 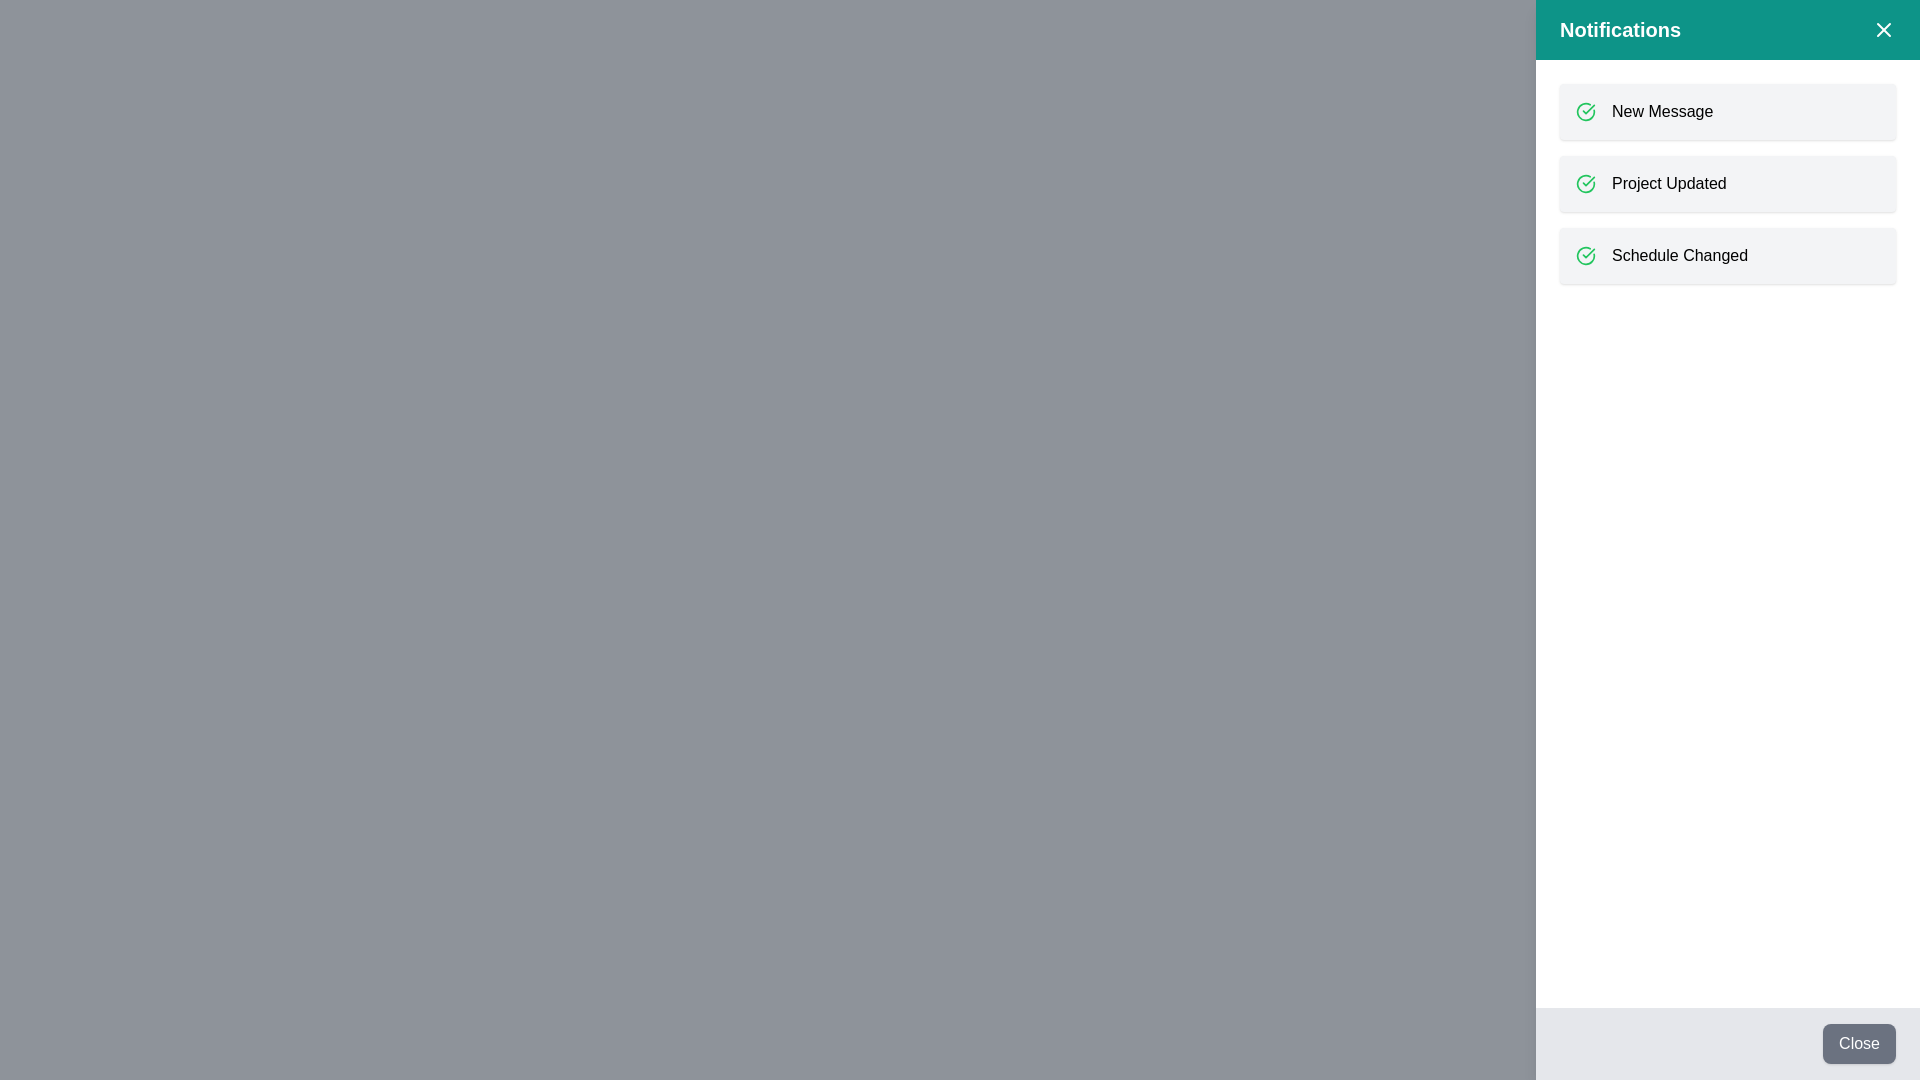 What do you see at coordinates (1620, 30) in the screenshot?
I see `text label displaying 'Notifications' in a bold, extra-large font, located in the top-left corner of the header bar` at bounding box center [1620, 30].